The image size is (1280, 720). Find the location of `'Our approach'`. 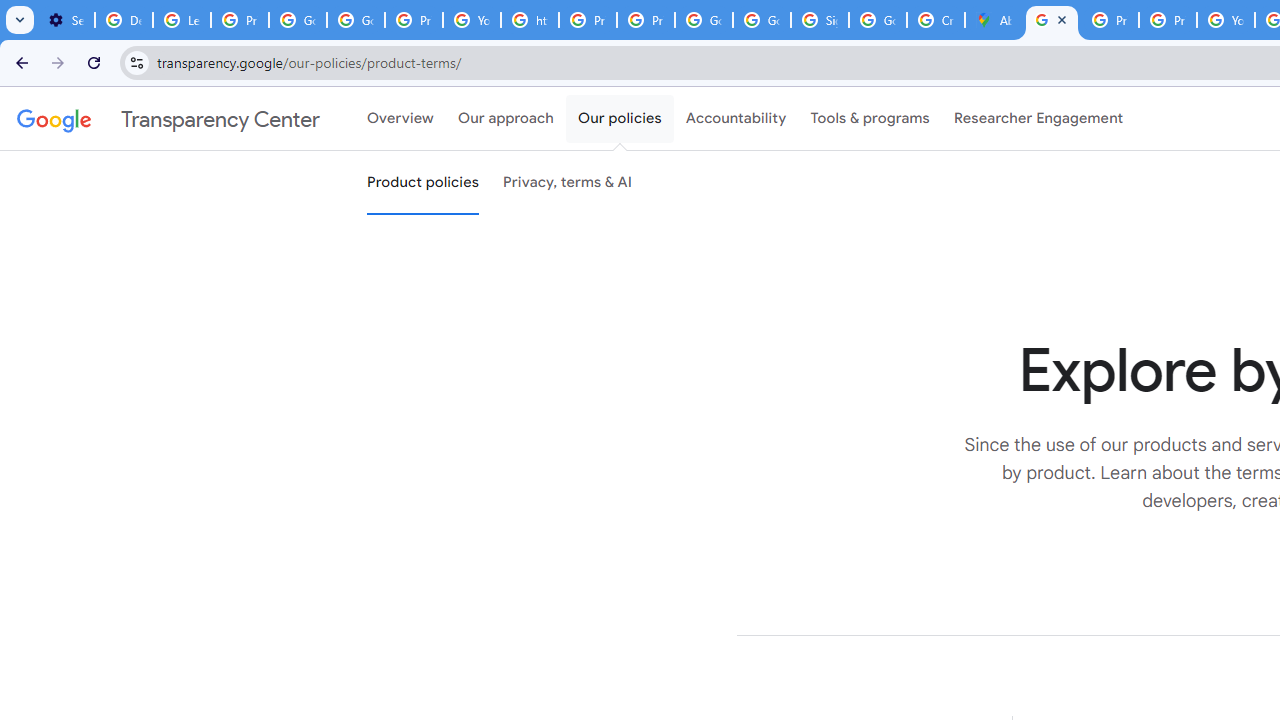

'Our approach' is located at coordinates (506, 119).